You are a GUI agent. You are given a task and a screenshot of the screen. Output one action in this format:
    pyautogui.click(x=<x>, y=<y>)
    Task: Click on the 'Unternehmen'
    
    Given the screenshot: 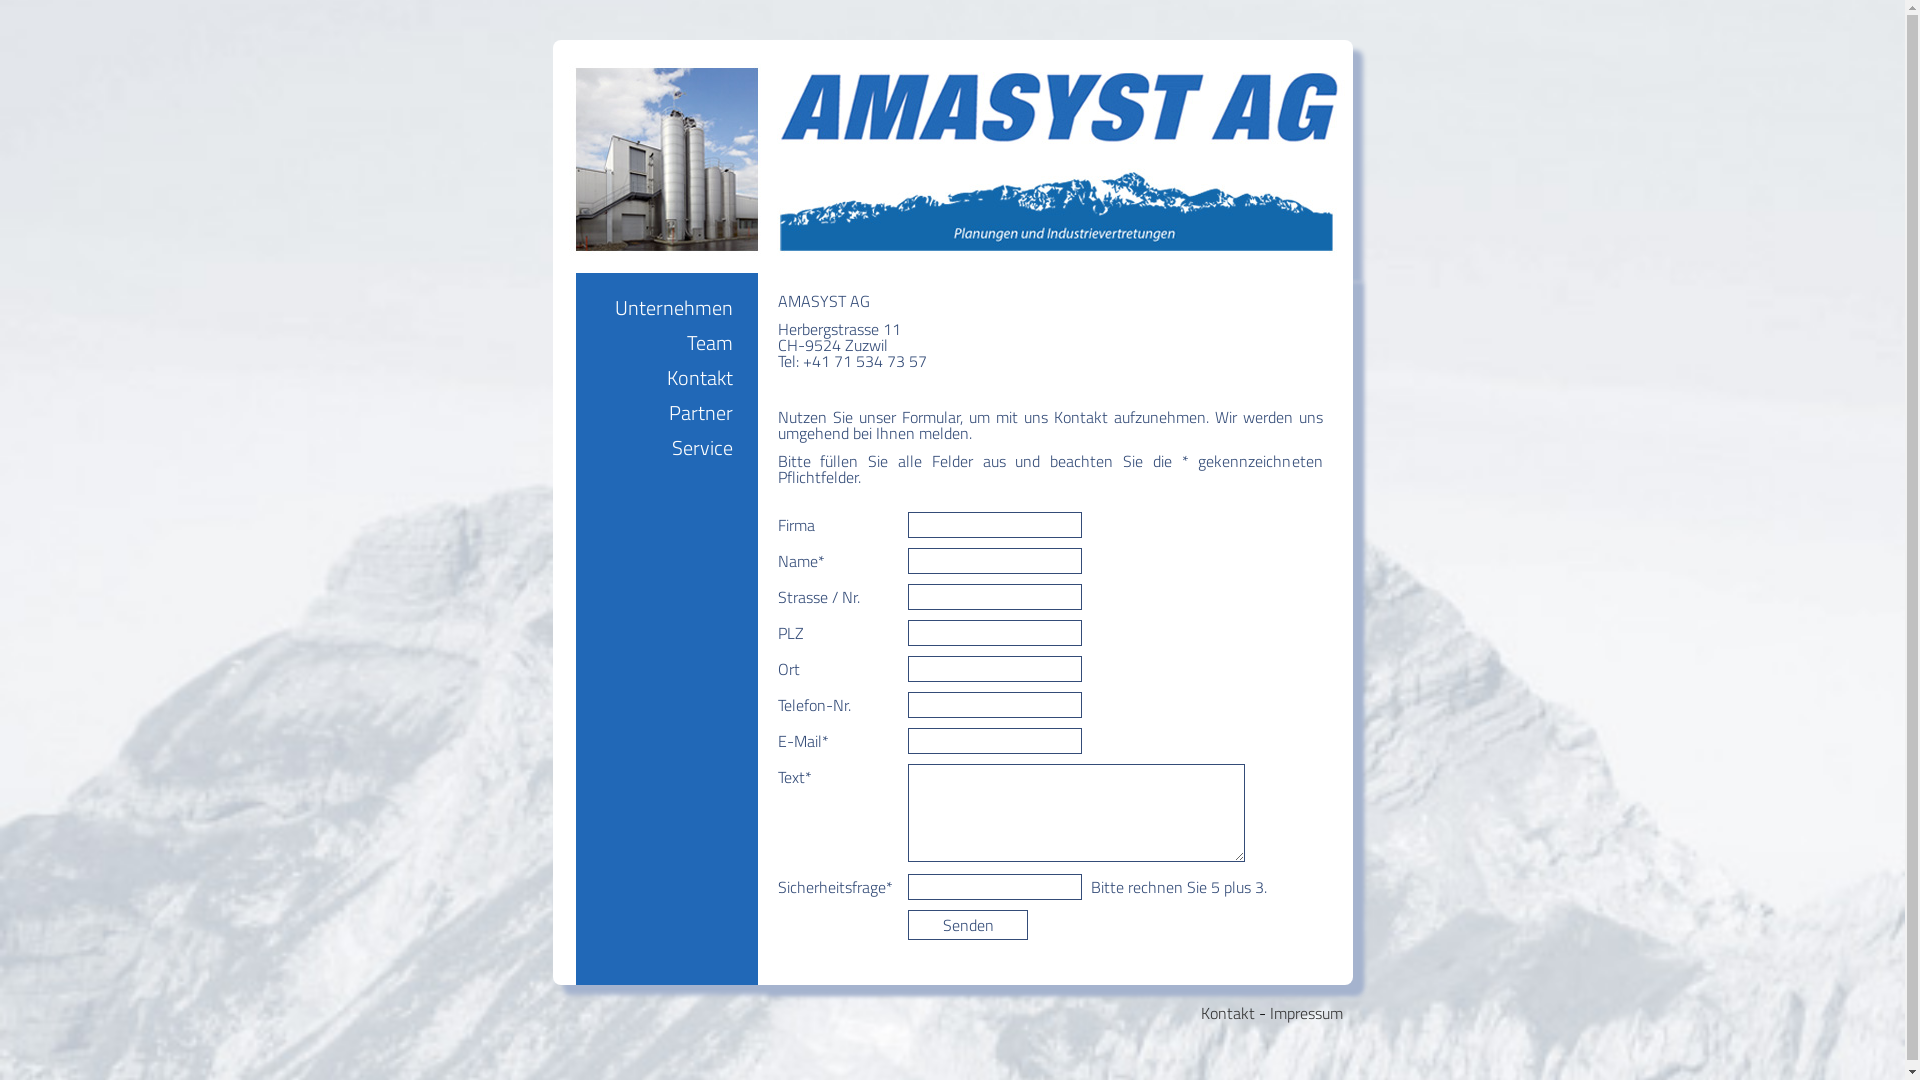 What is the action you would take?
    pyautogui.click(x=672, y=307)
    